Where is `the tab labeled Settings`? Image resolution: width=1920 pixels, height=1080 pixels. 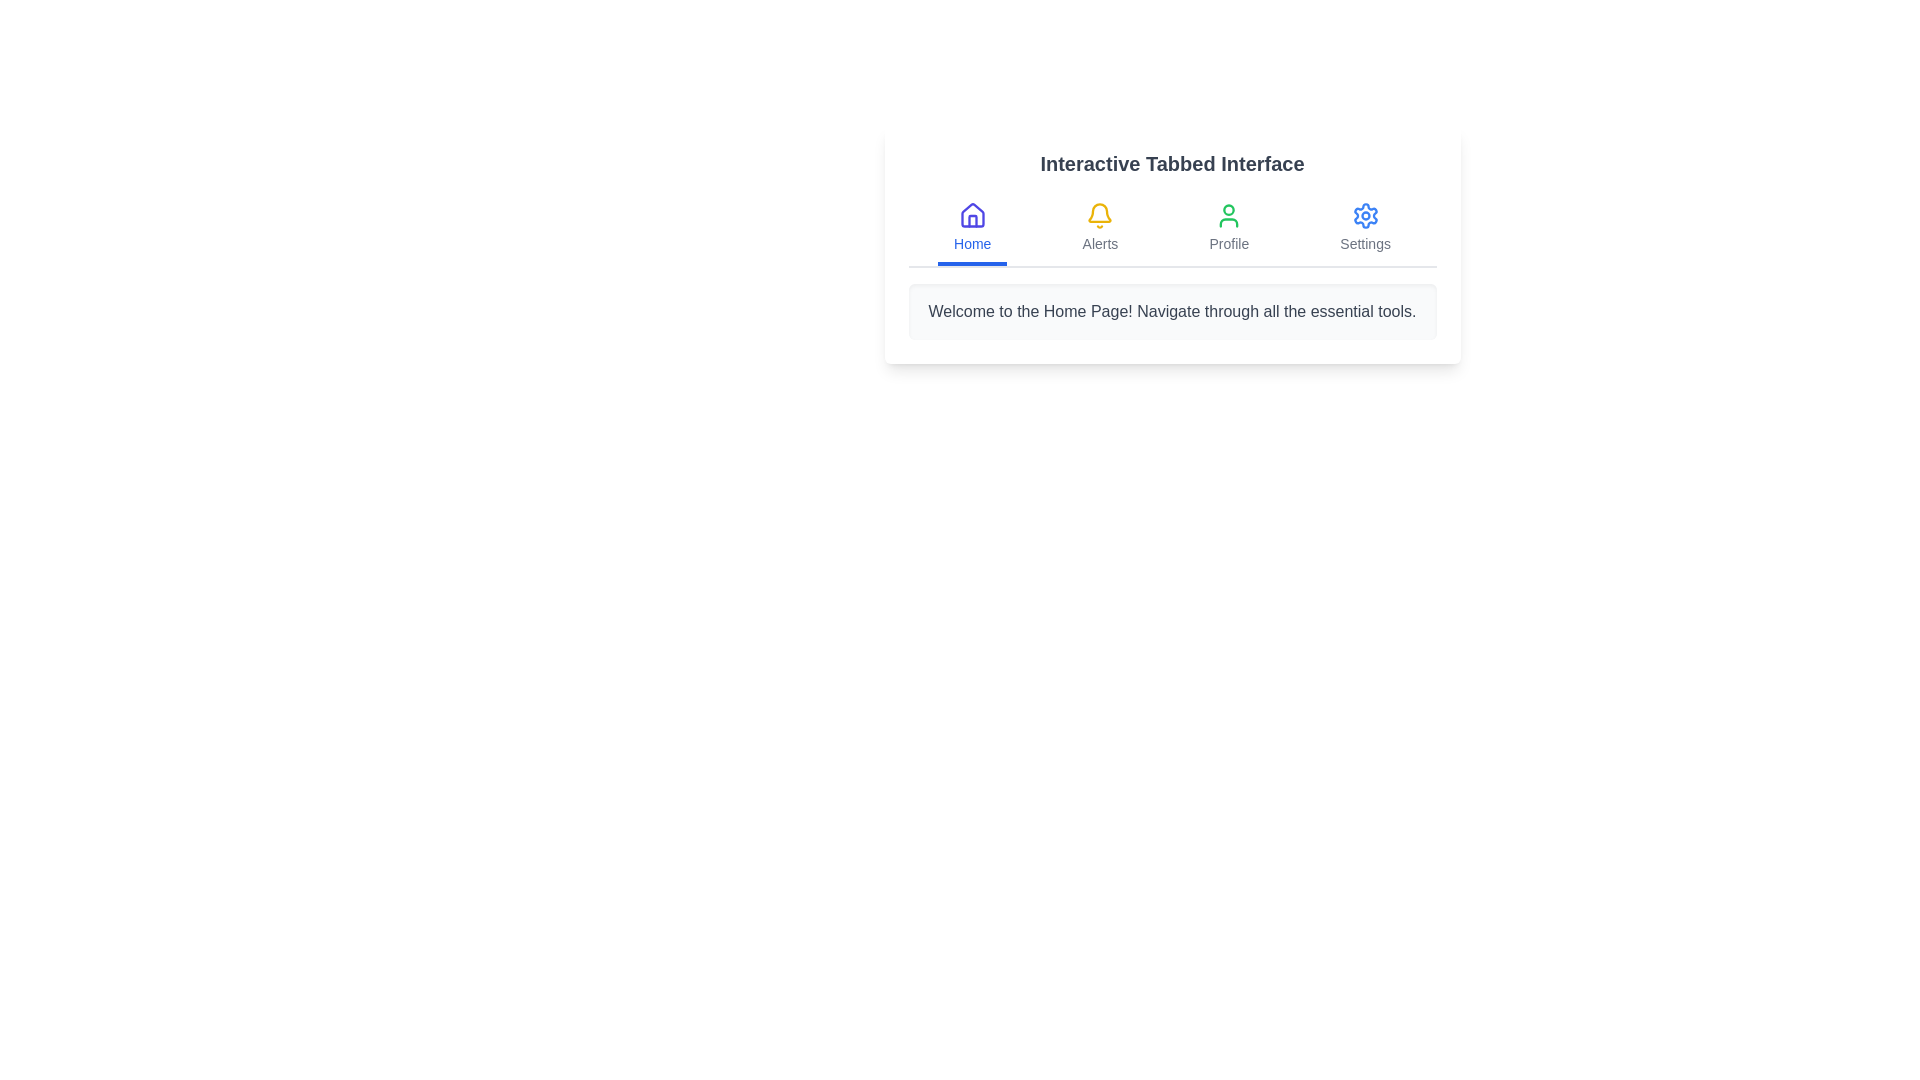 the tab labeled Settings is located at coordinates (1364, 229).